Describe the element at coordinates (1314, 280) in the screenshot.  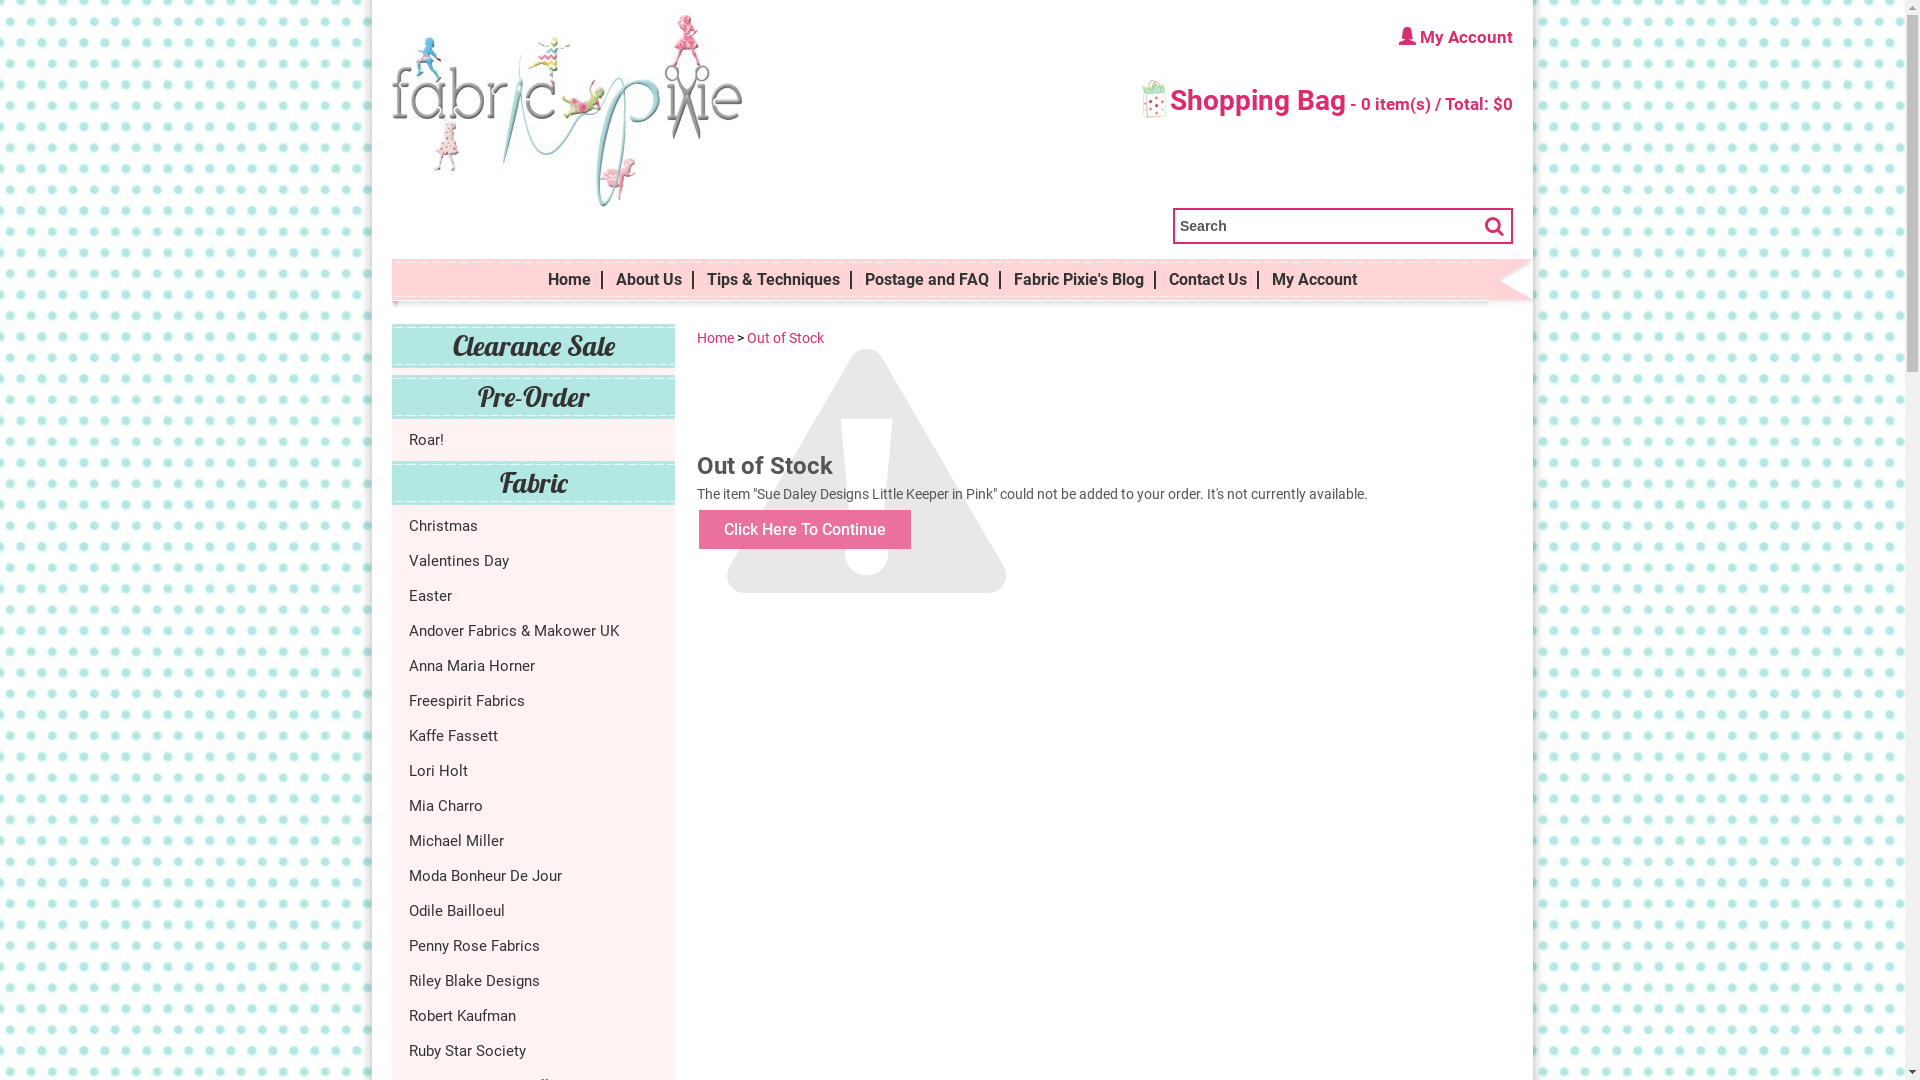
I see `'My Account'` at that location.